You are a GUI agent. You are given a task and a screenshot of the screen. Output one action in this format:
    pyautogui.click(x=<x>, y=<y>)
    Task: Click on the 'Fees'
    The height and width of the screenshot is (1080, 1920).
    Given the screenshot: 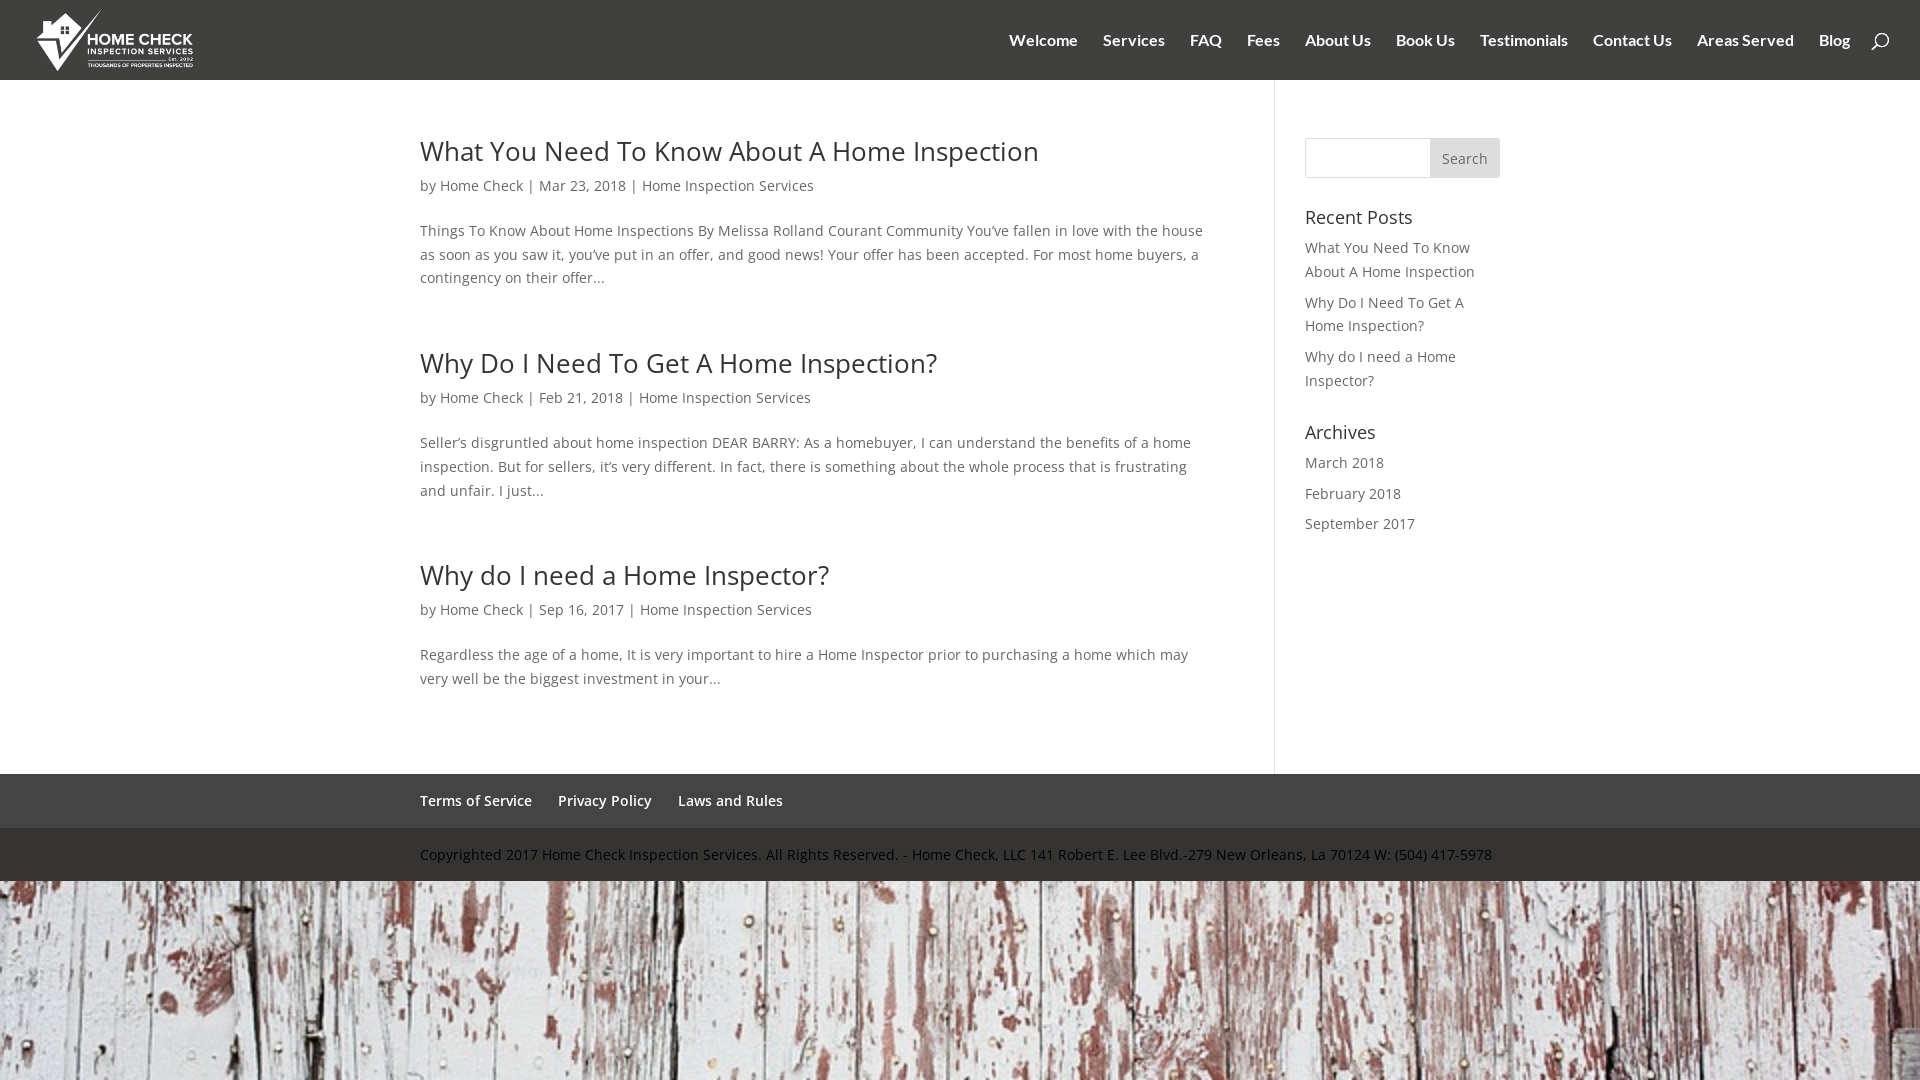 What is the action you would take?
    pyautogui.click(x=1262, y=55)
    